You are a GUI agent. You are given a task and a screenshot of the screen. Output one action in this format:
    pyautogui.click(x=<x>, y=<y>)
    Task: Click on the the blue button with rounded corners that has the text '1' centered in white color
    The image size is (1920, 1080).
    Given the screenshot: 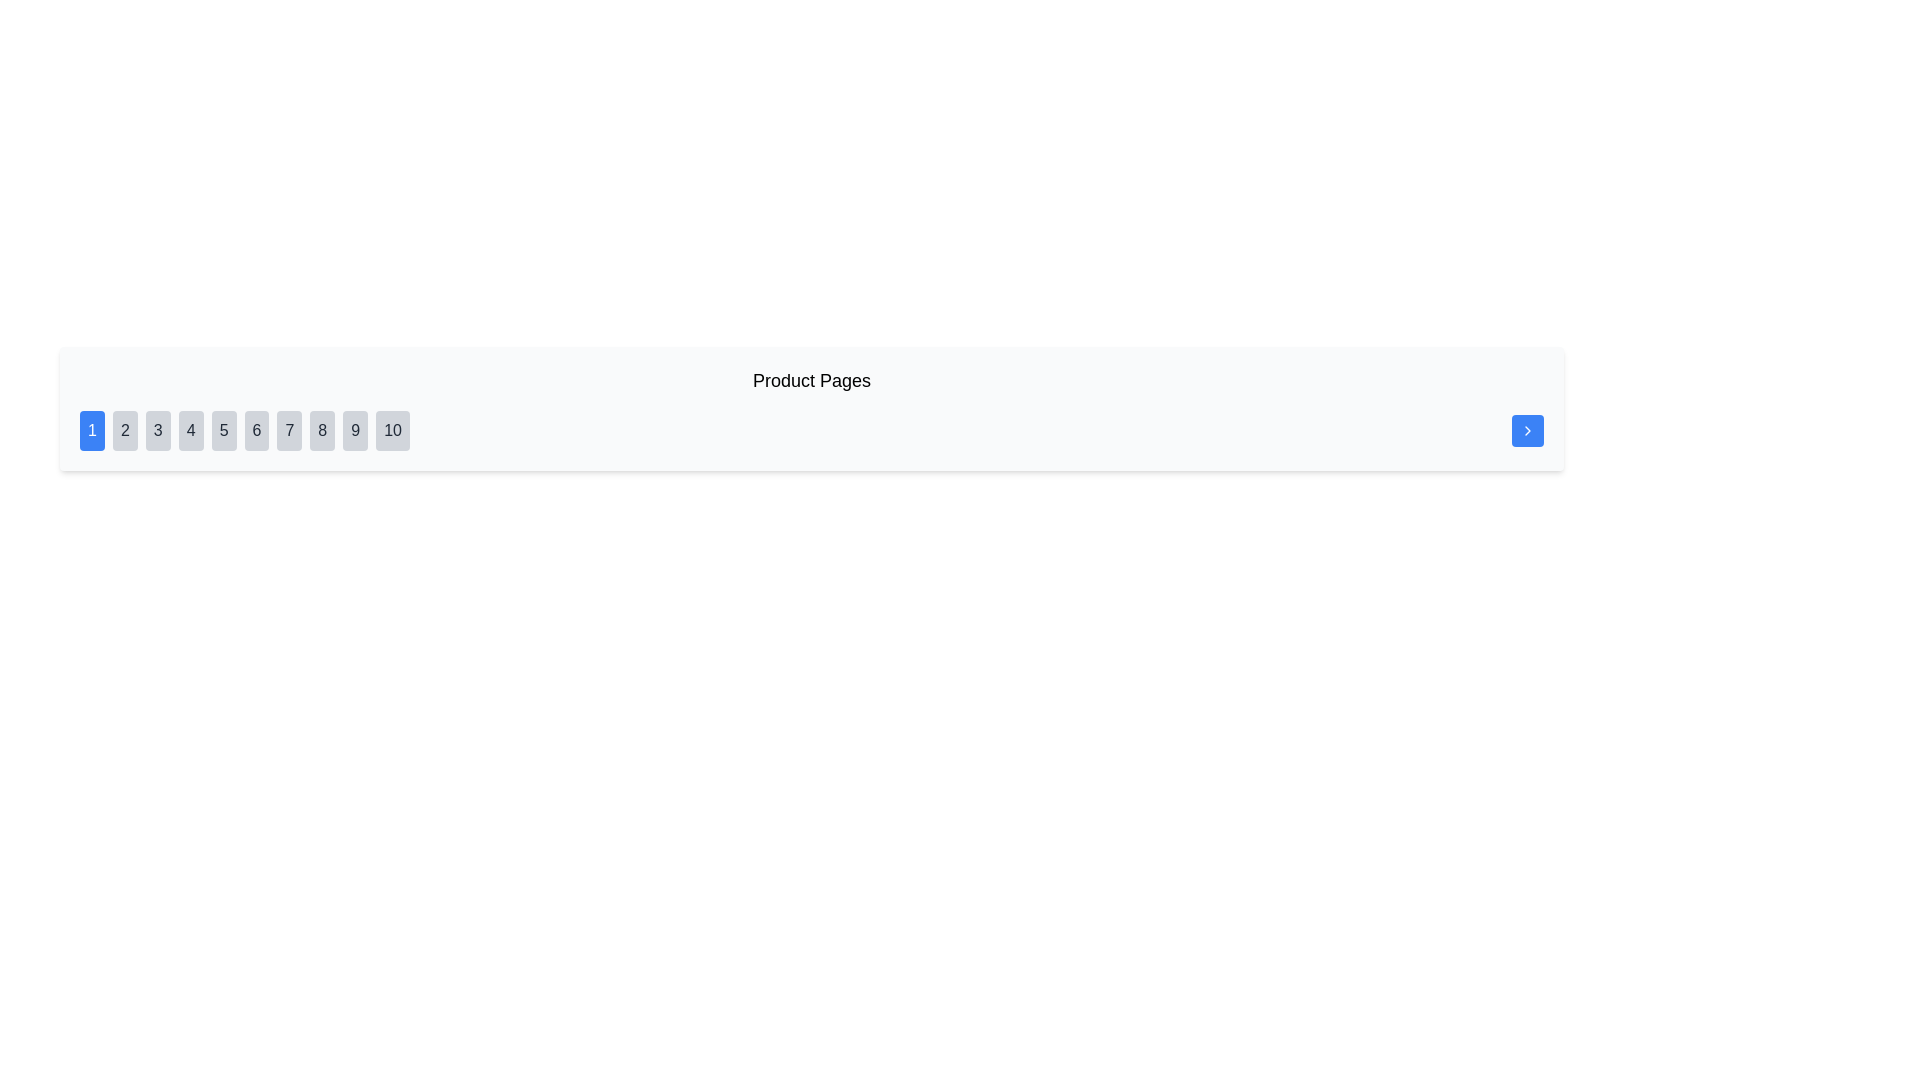 What is the action you would take?
    pyautogui.click(x=91, y=430)
    